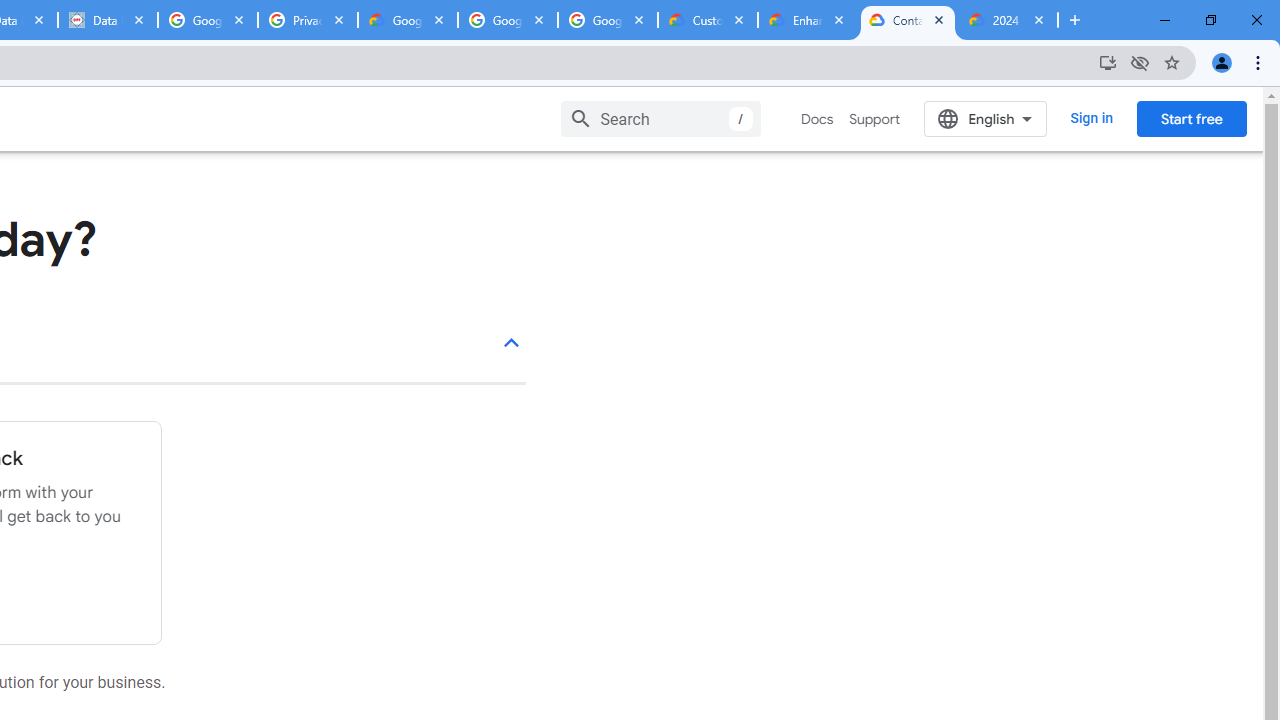 The image size is (1280, 720). I want to click on 'Enhanced Support | Google Cloud', so click(807, 20).